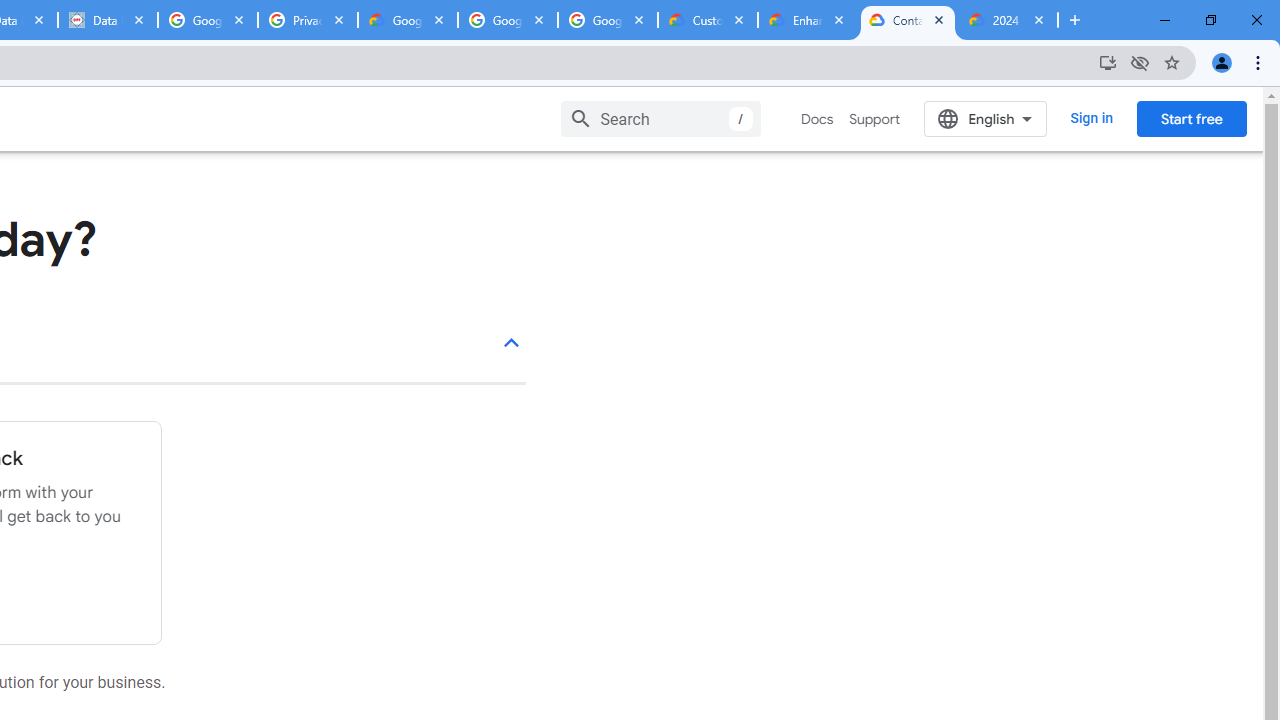 The image size is (1280, 720). I want to click on 'Enhanced Support | Google Cloud', so click(807, 20).